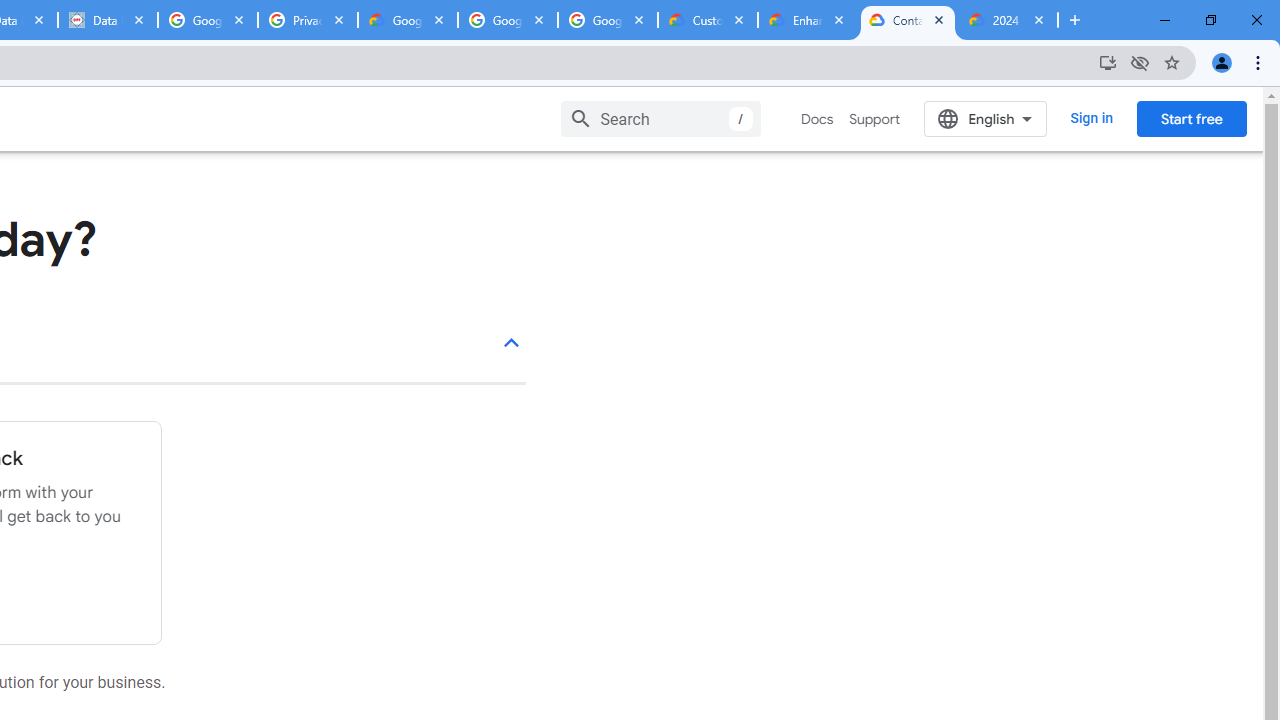 The image size is (1280, 720). I want to click on 'Enhanced Support | Google Cloud', so click(807, 20).